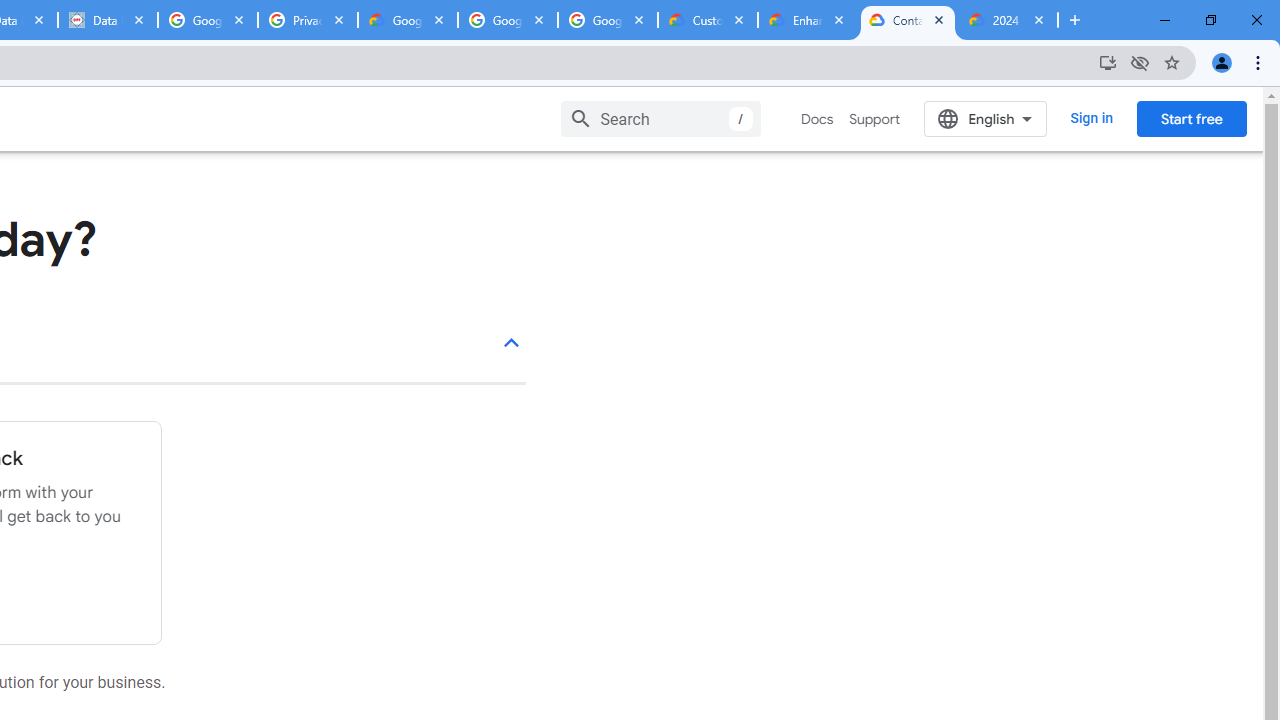 The image size is (1280, 720). I want to click on 'Enhanced Support | Google Cloud', so click(807, 20).